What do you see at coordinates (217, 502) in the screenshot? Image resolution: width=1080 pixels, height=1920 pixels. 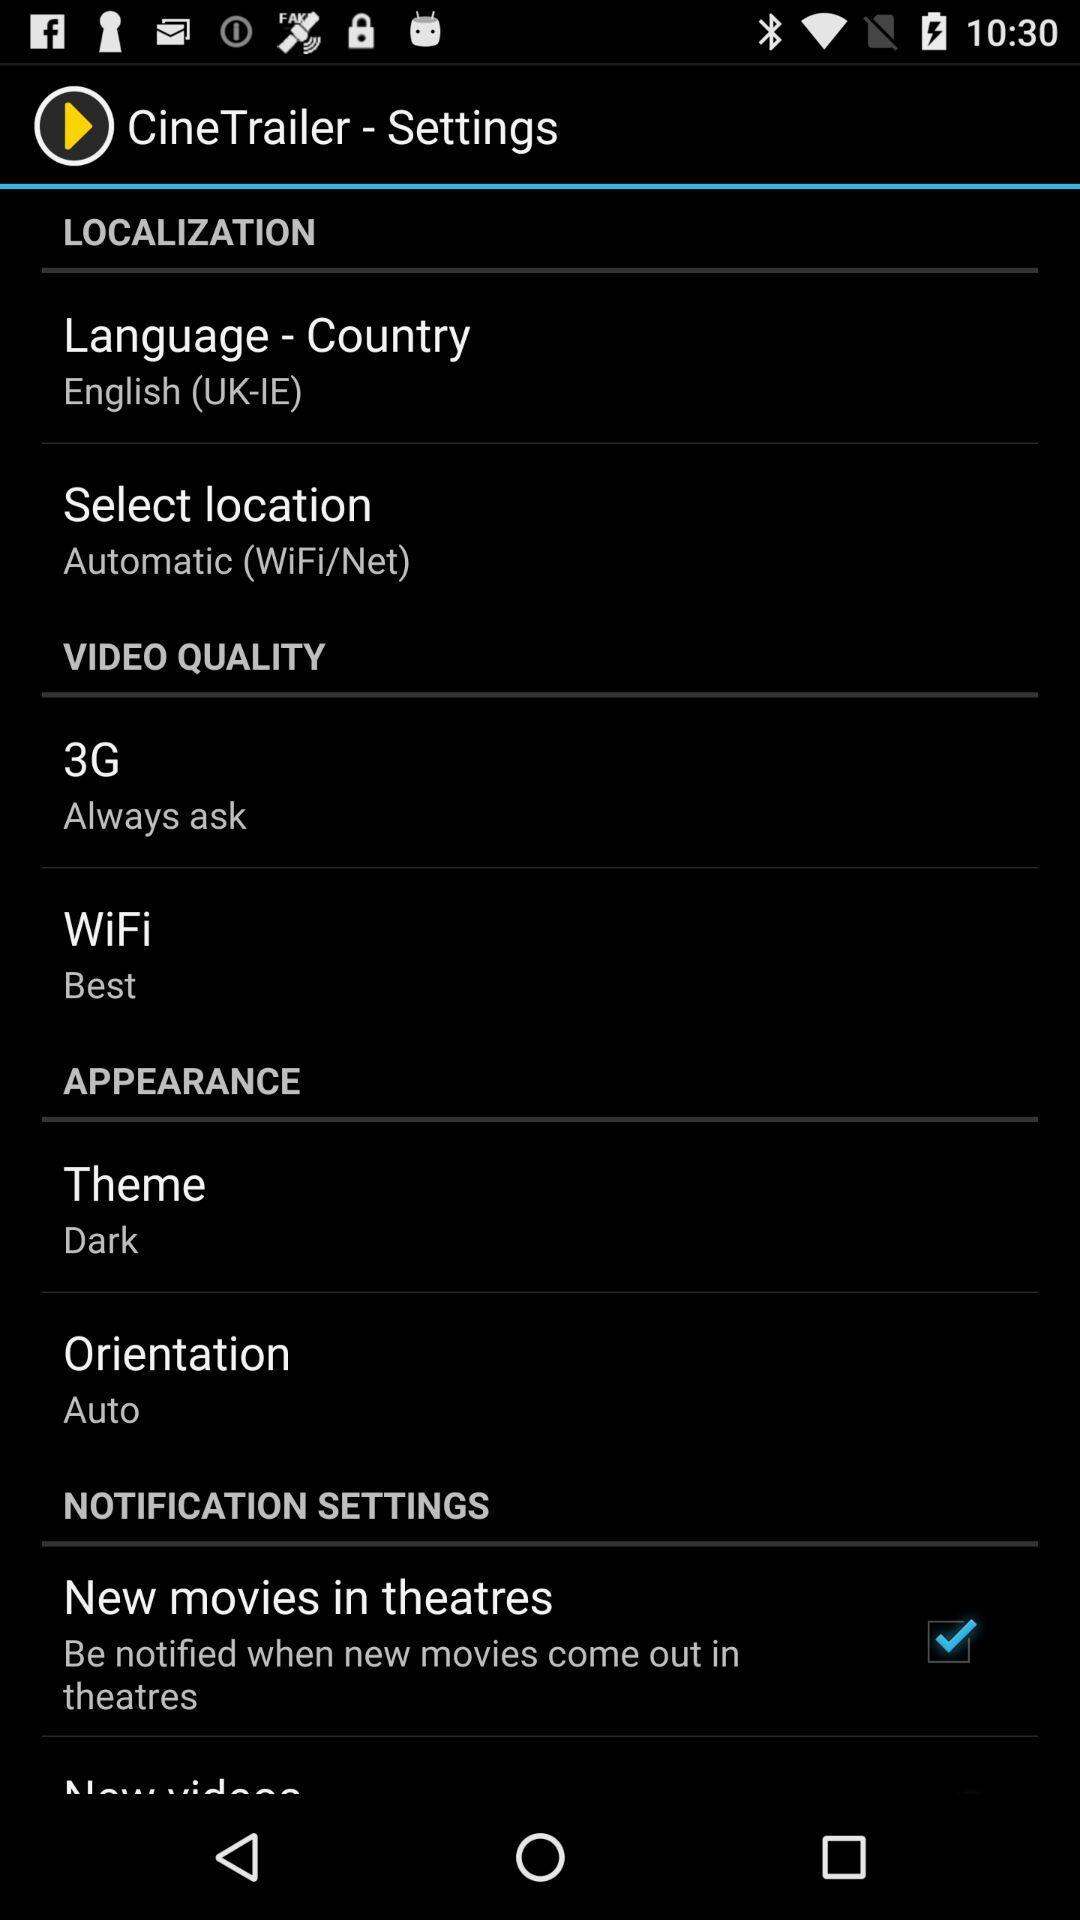 I see `select location item` at bounding box center [217, 502].